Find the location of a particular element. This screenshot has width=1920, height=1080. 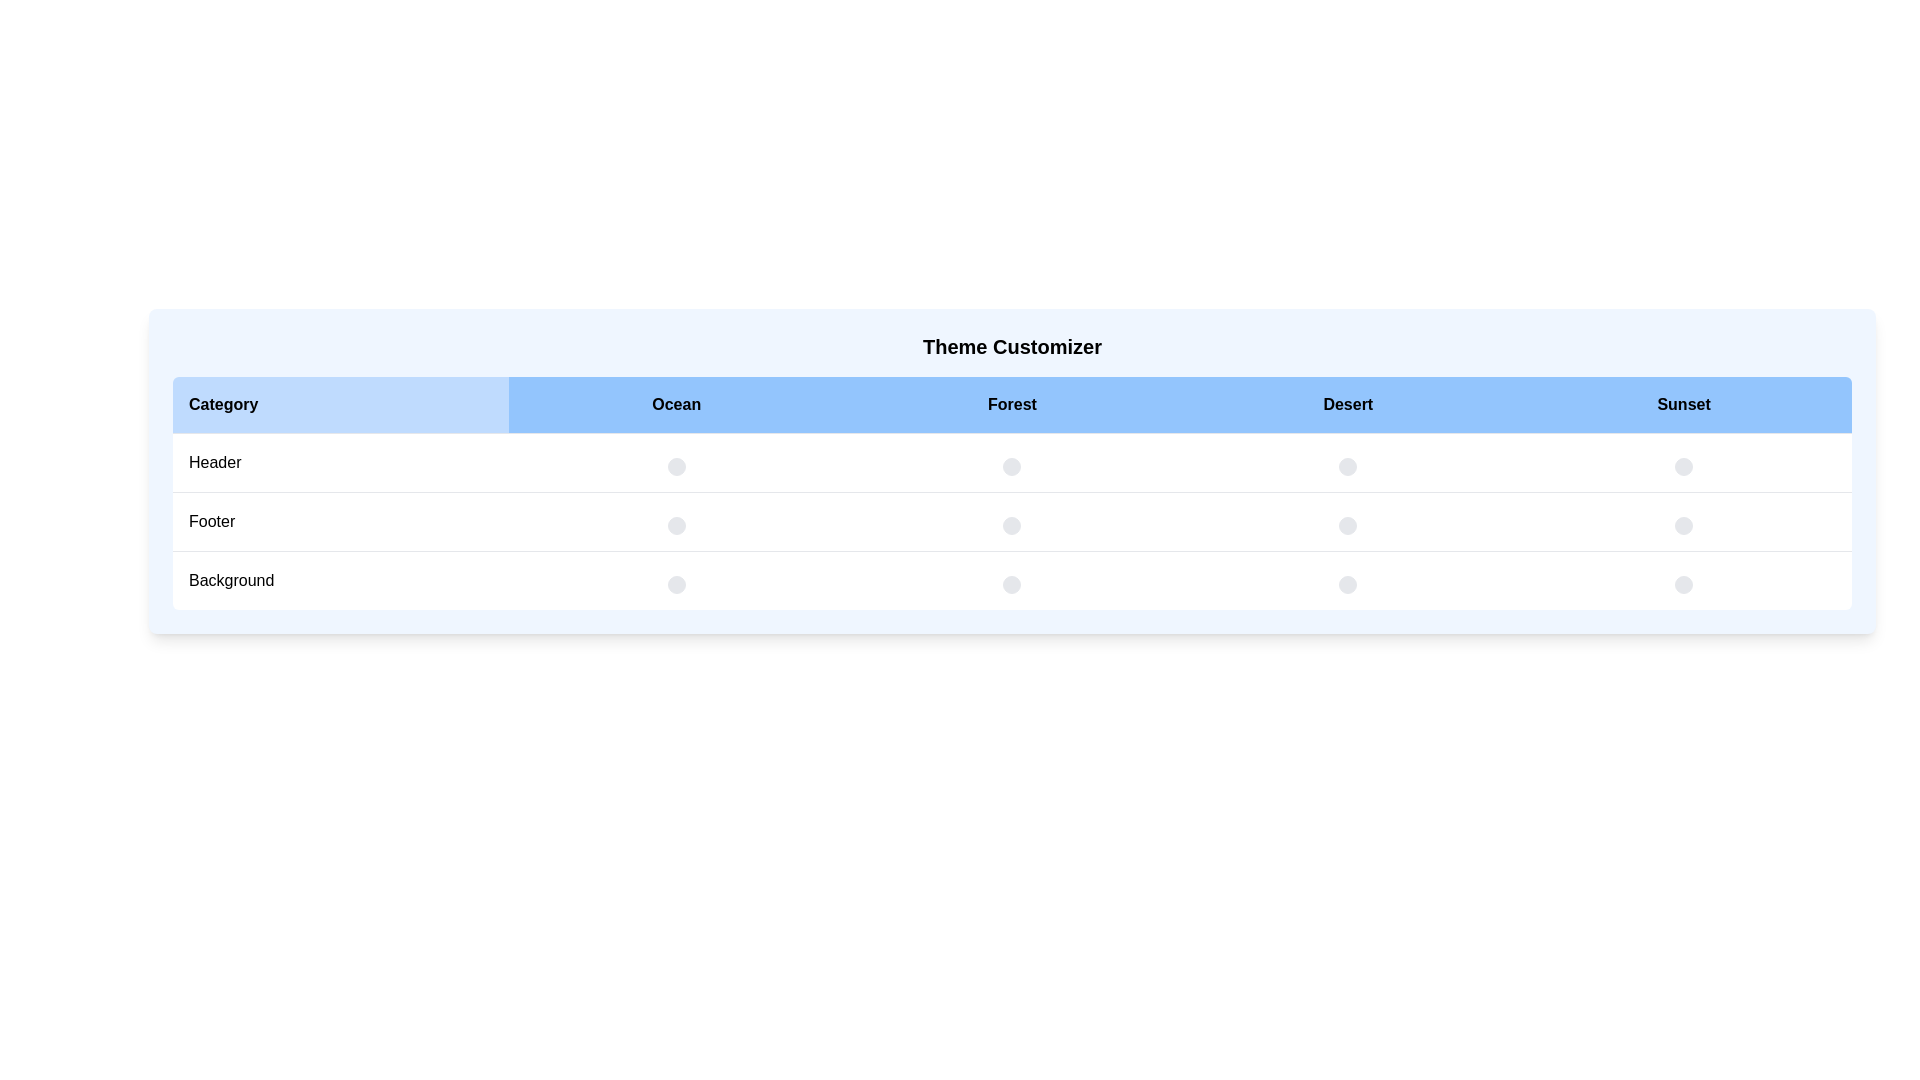

the small circular button with a grayish background located in the footer row under the Desert column is located at coordinates (1348, 520).